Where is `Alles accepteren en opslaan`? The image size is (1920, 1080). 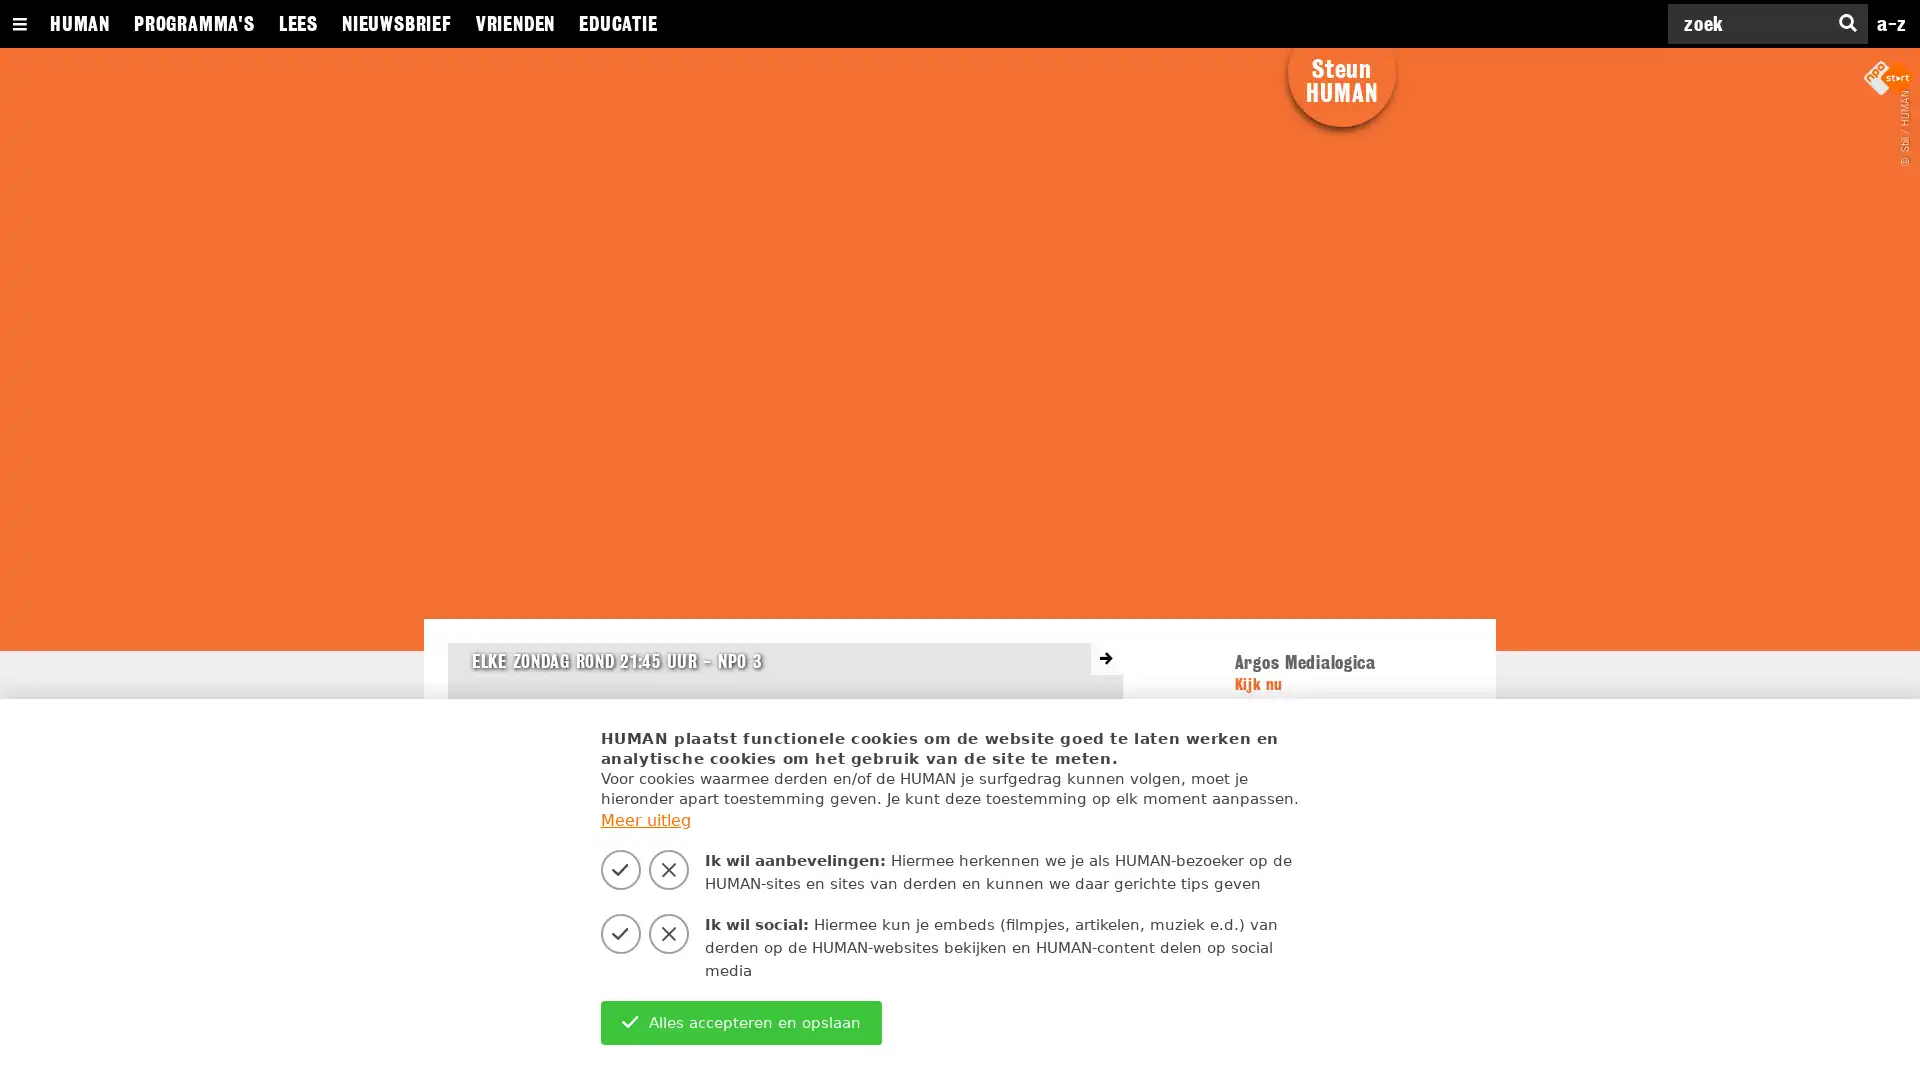 Alles accepteren en opslaan is located at coordinates (739, 1022).